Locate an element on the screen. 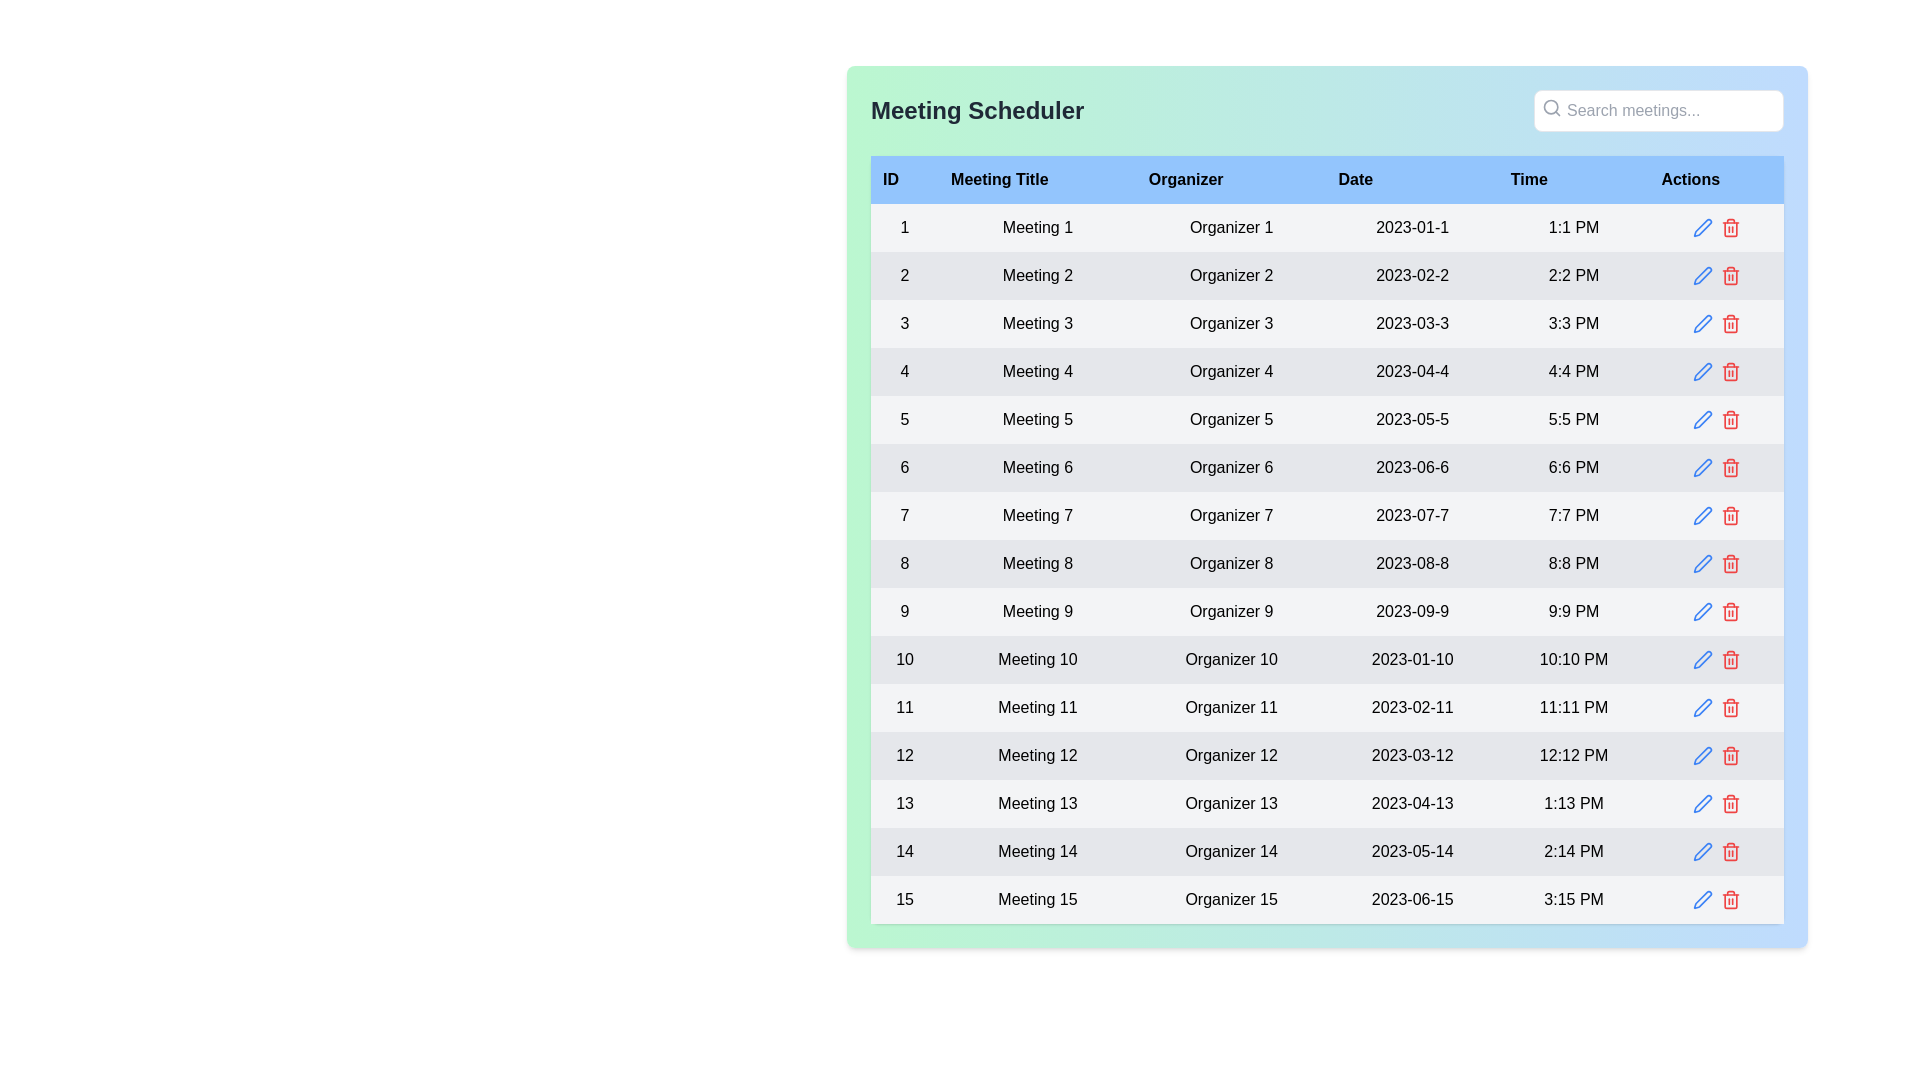 The image size is (1920, 1080). the text label displaying 'Actions' in bold, located in the light blue header row of the table, which is the last in a sequence of six headers is located at coordinates (1715, 180).